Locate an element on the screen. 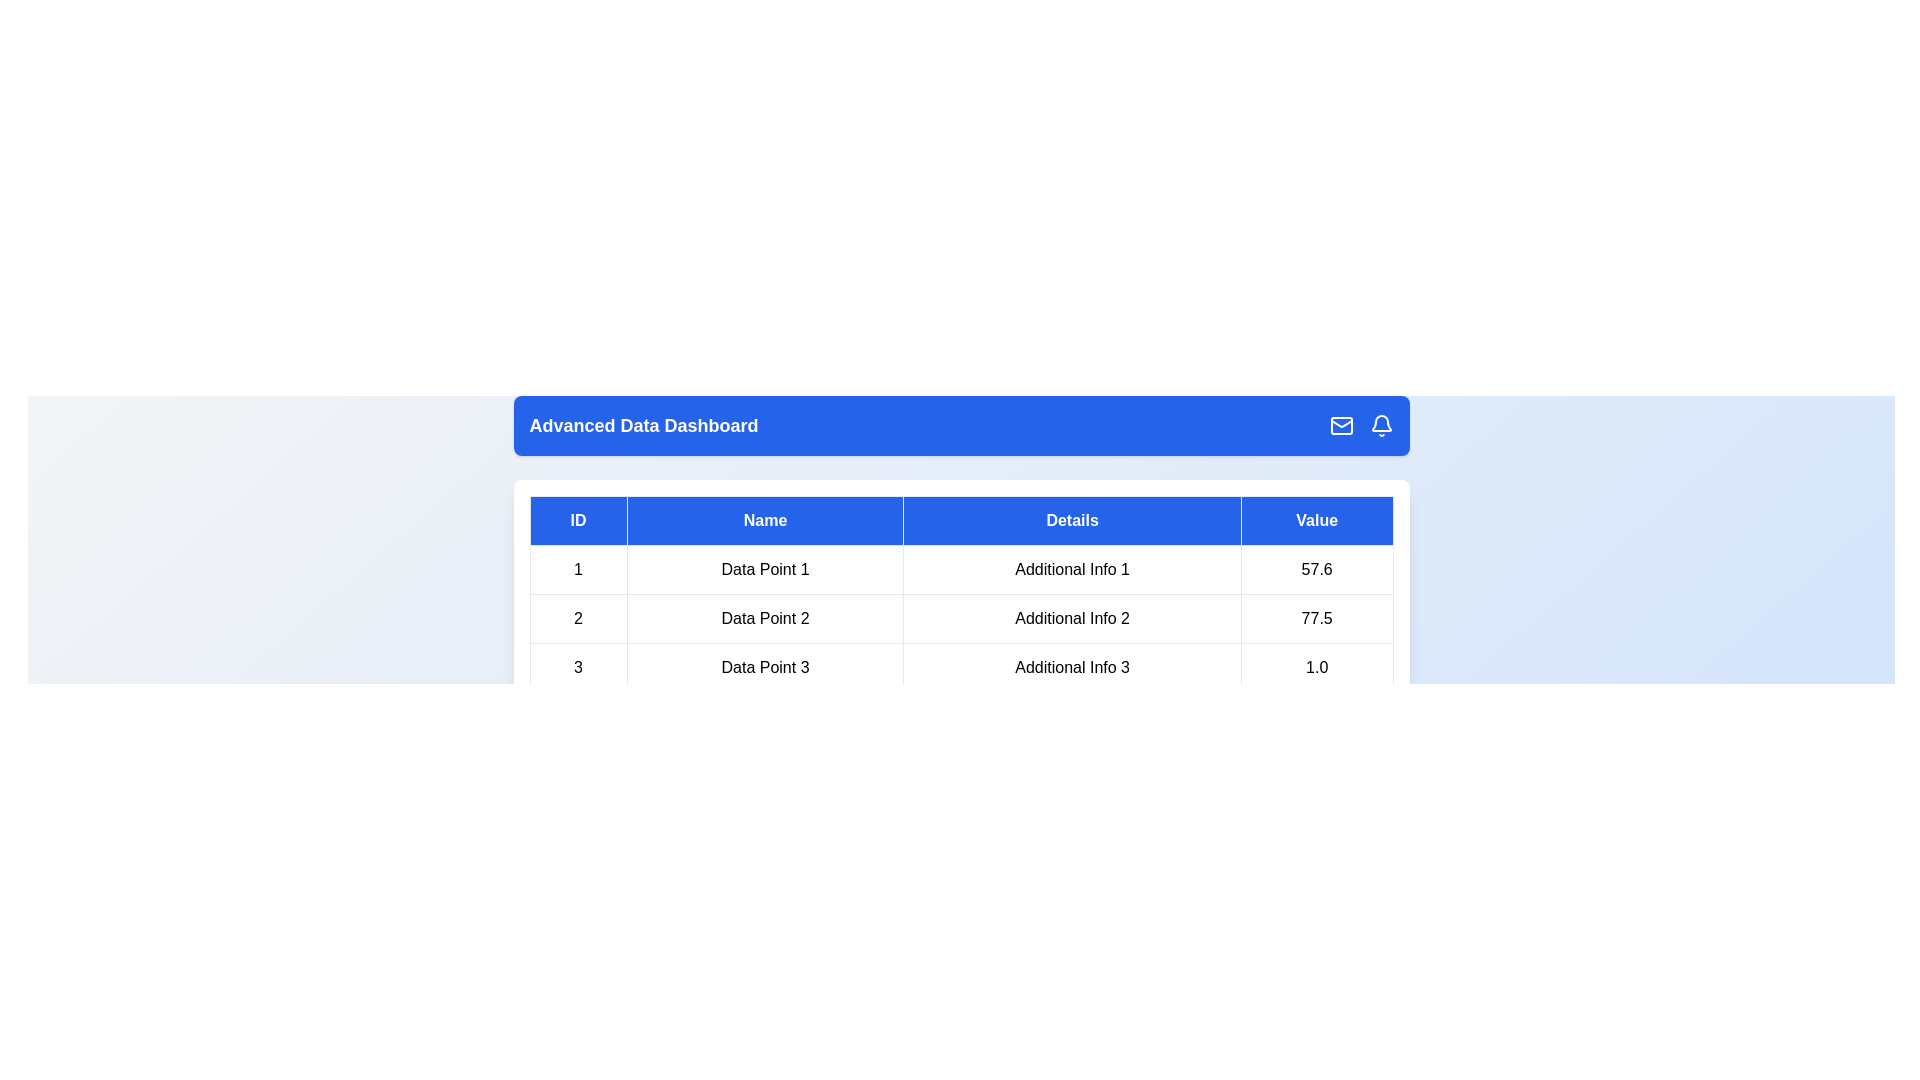 The image size is (1920, 1080). the row corresponding to 3 by clicking on it is located at coordinates (961, 667).